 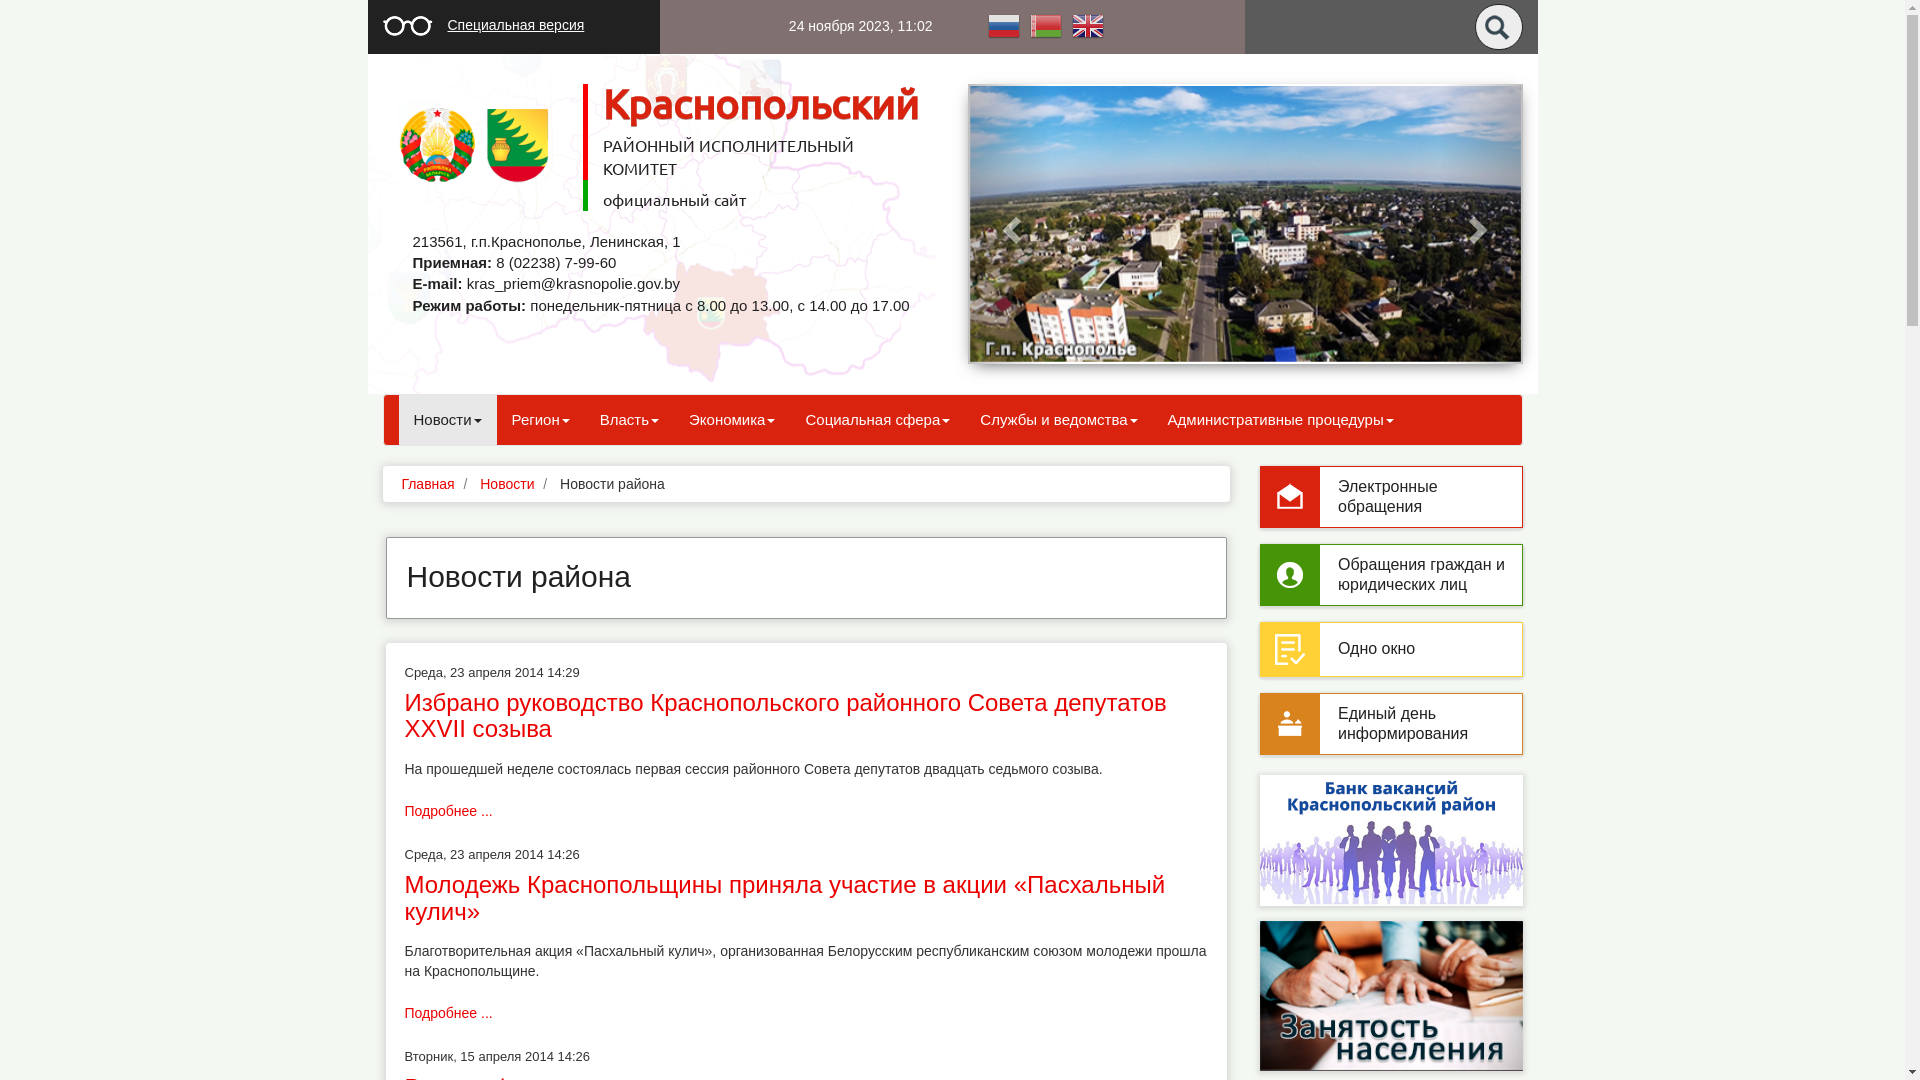 What do you see at coordinates (1044, 24) in the screenshot?
I see `'Belarusian'` at bounding box center [1044, 24].